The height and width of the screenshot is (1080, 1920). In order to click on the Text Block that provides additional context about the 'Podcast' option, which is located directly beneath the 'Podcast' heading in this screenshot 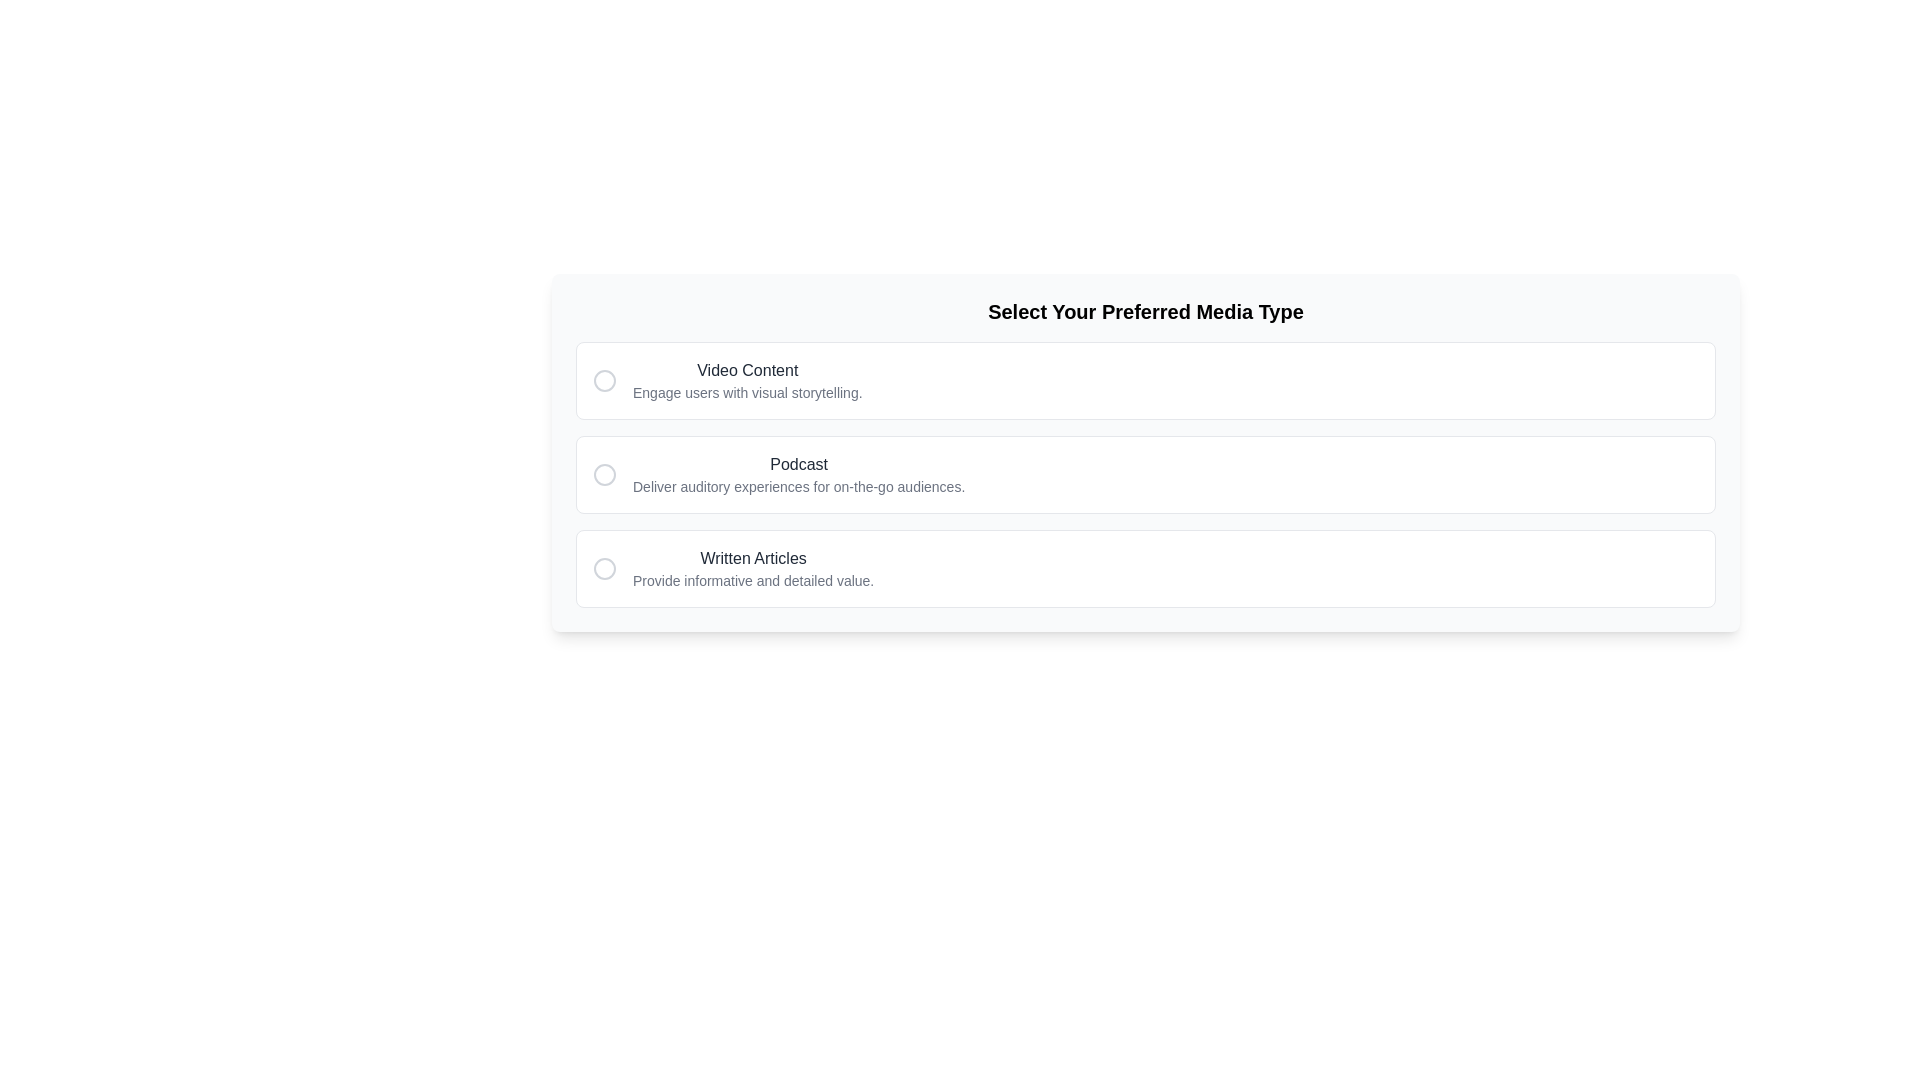, I will do `click(798, 486)`.